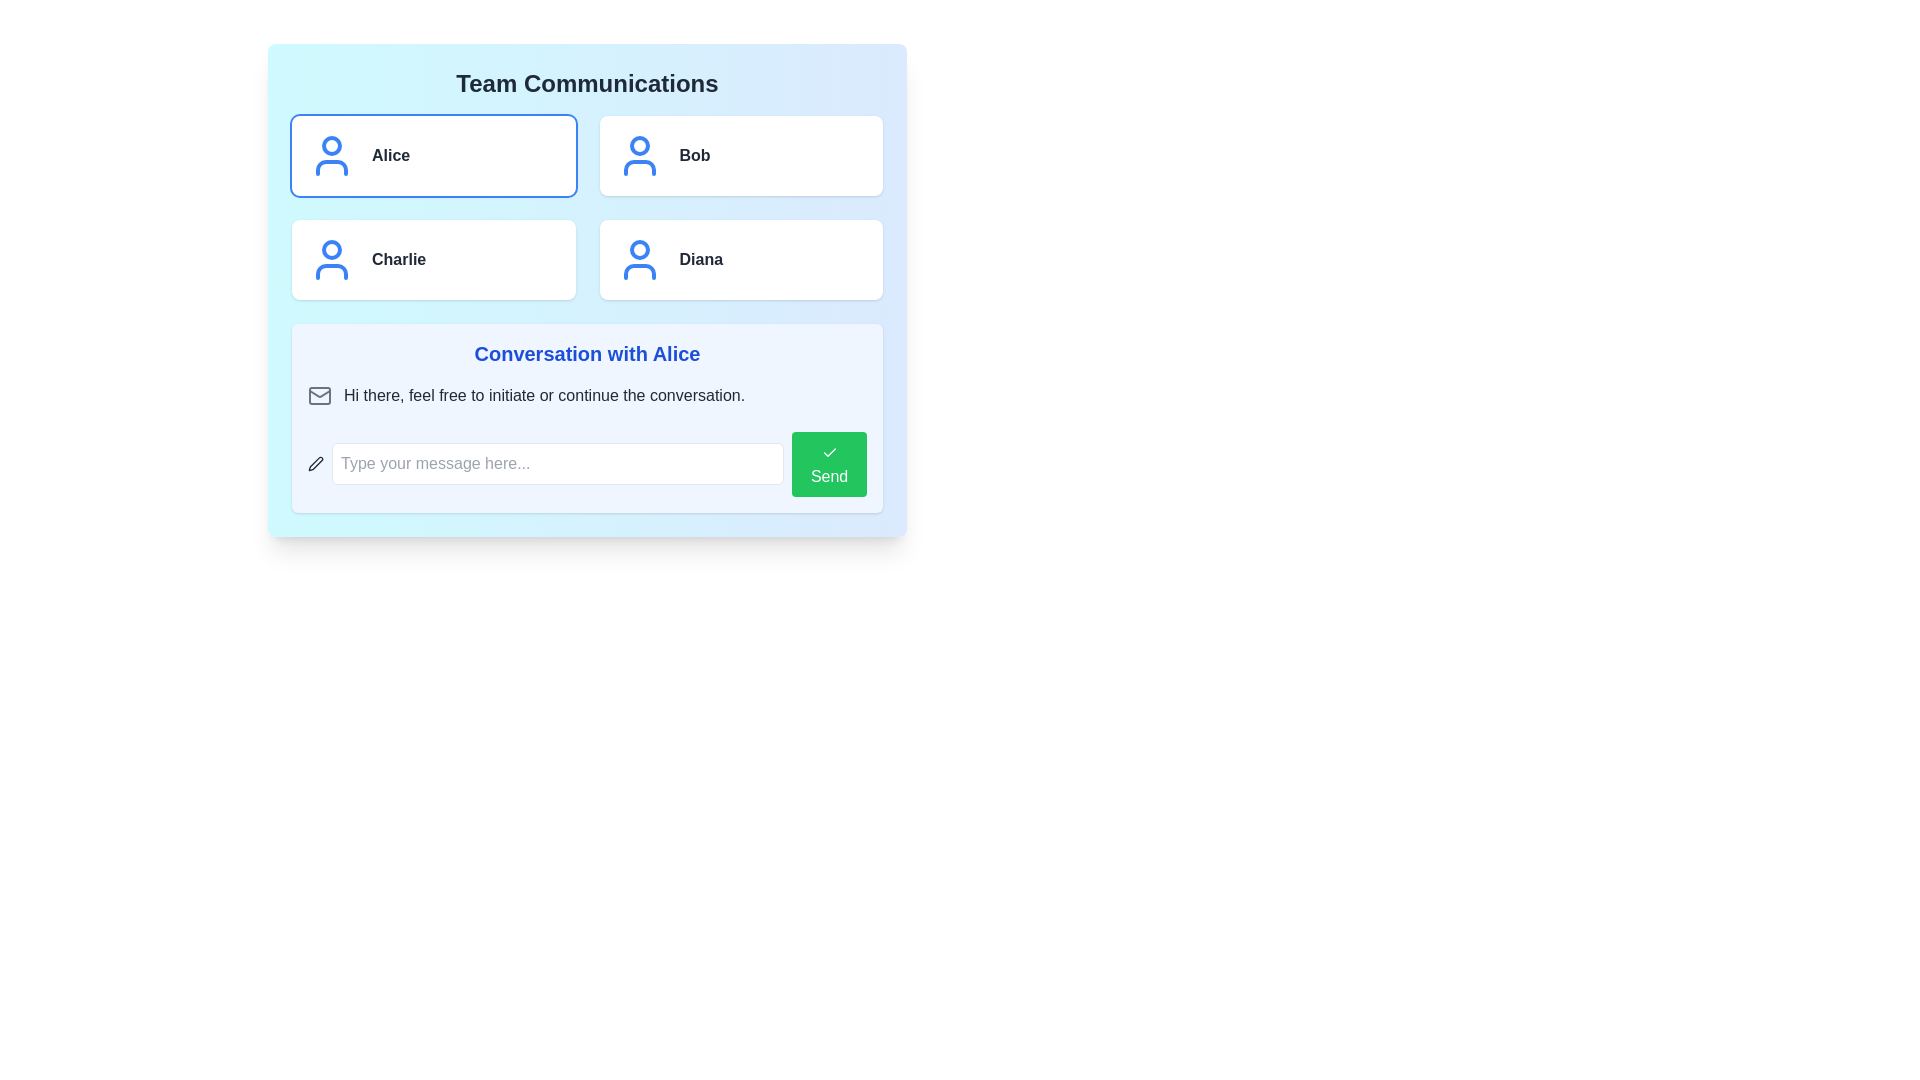 This screenshot has width=1920, height=1080. I want to click on the text label displaying the name 'Diana' in bold, black text to highlight or select the associated entity, so click(701, 258).